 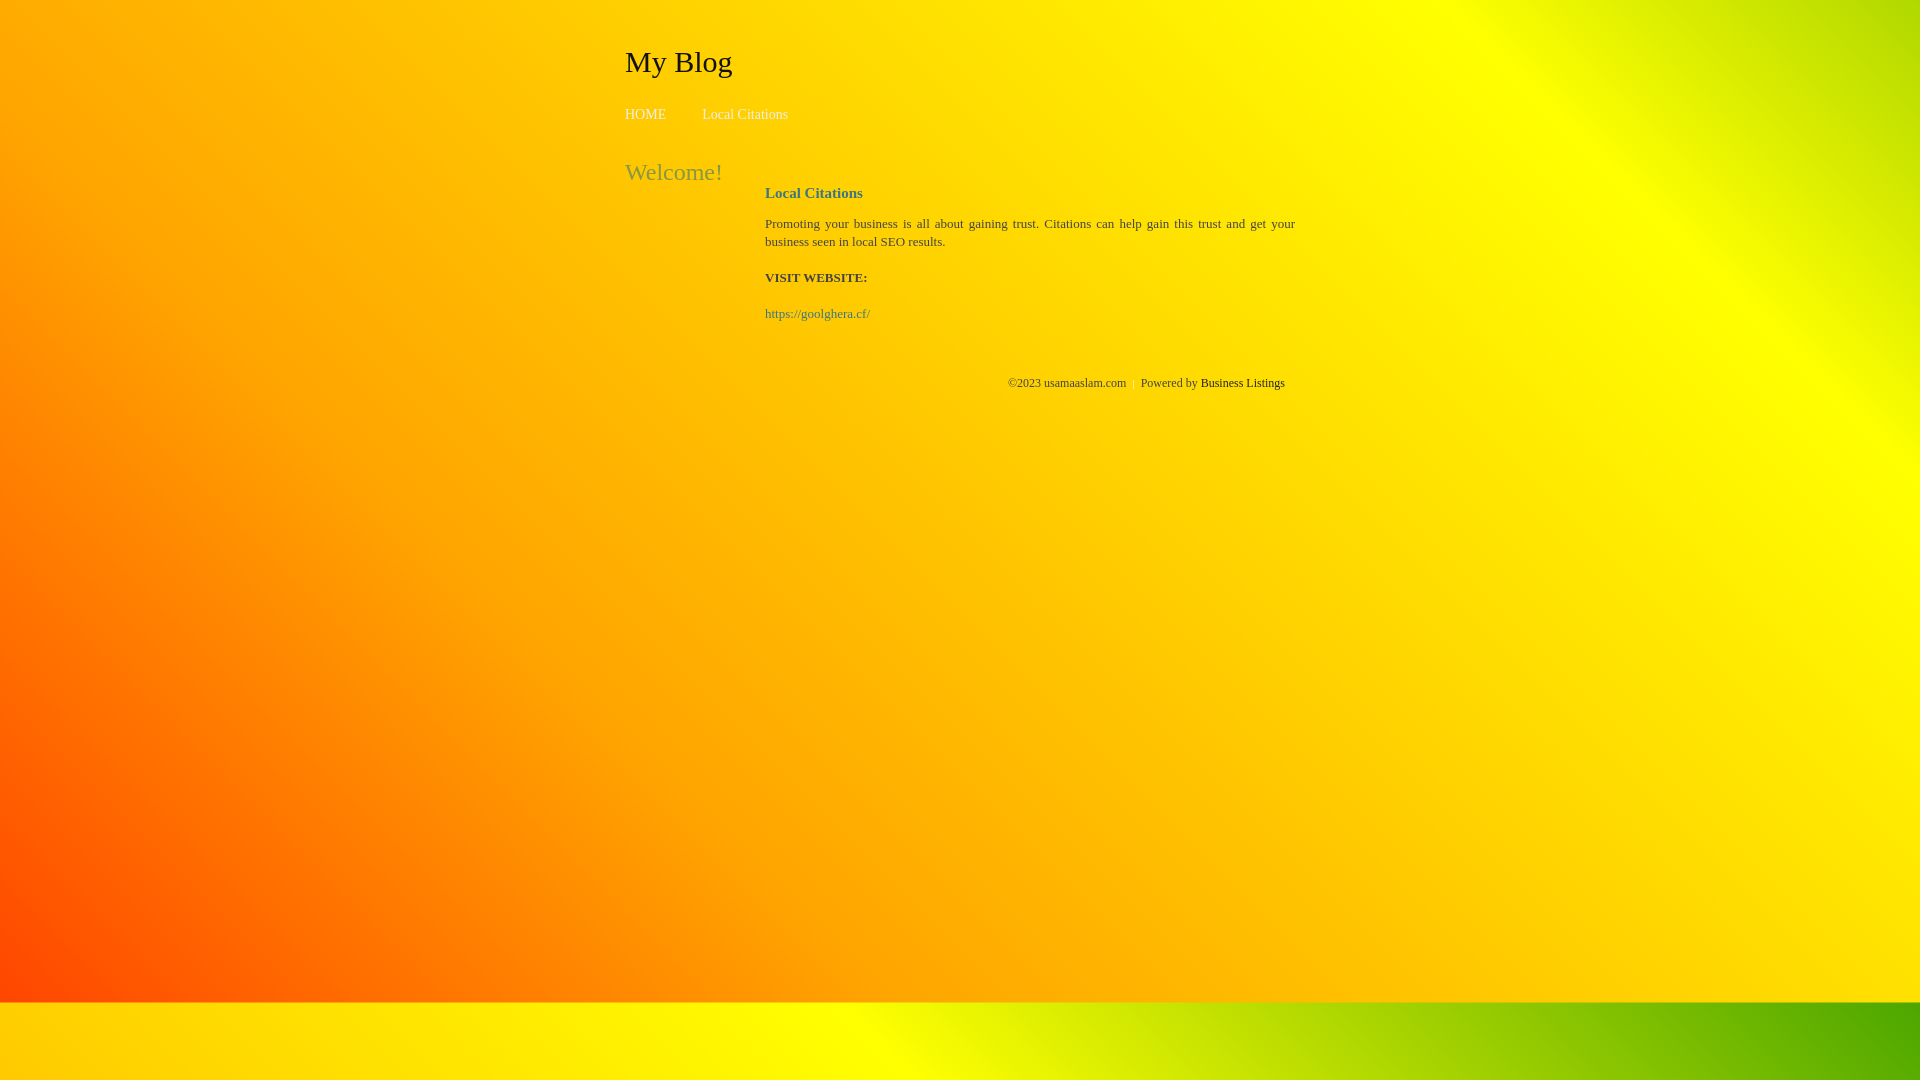 I want to click on 'https://goolghera.cf/', so click(x=763, y=313).